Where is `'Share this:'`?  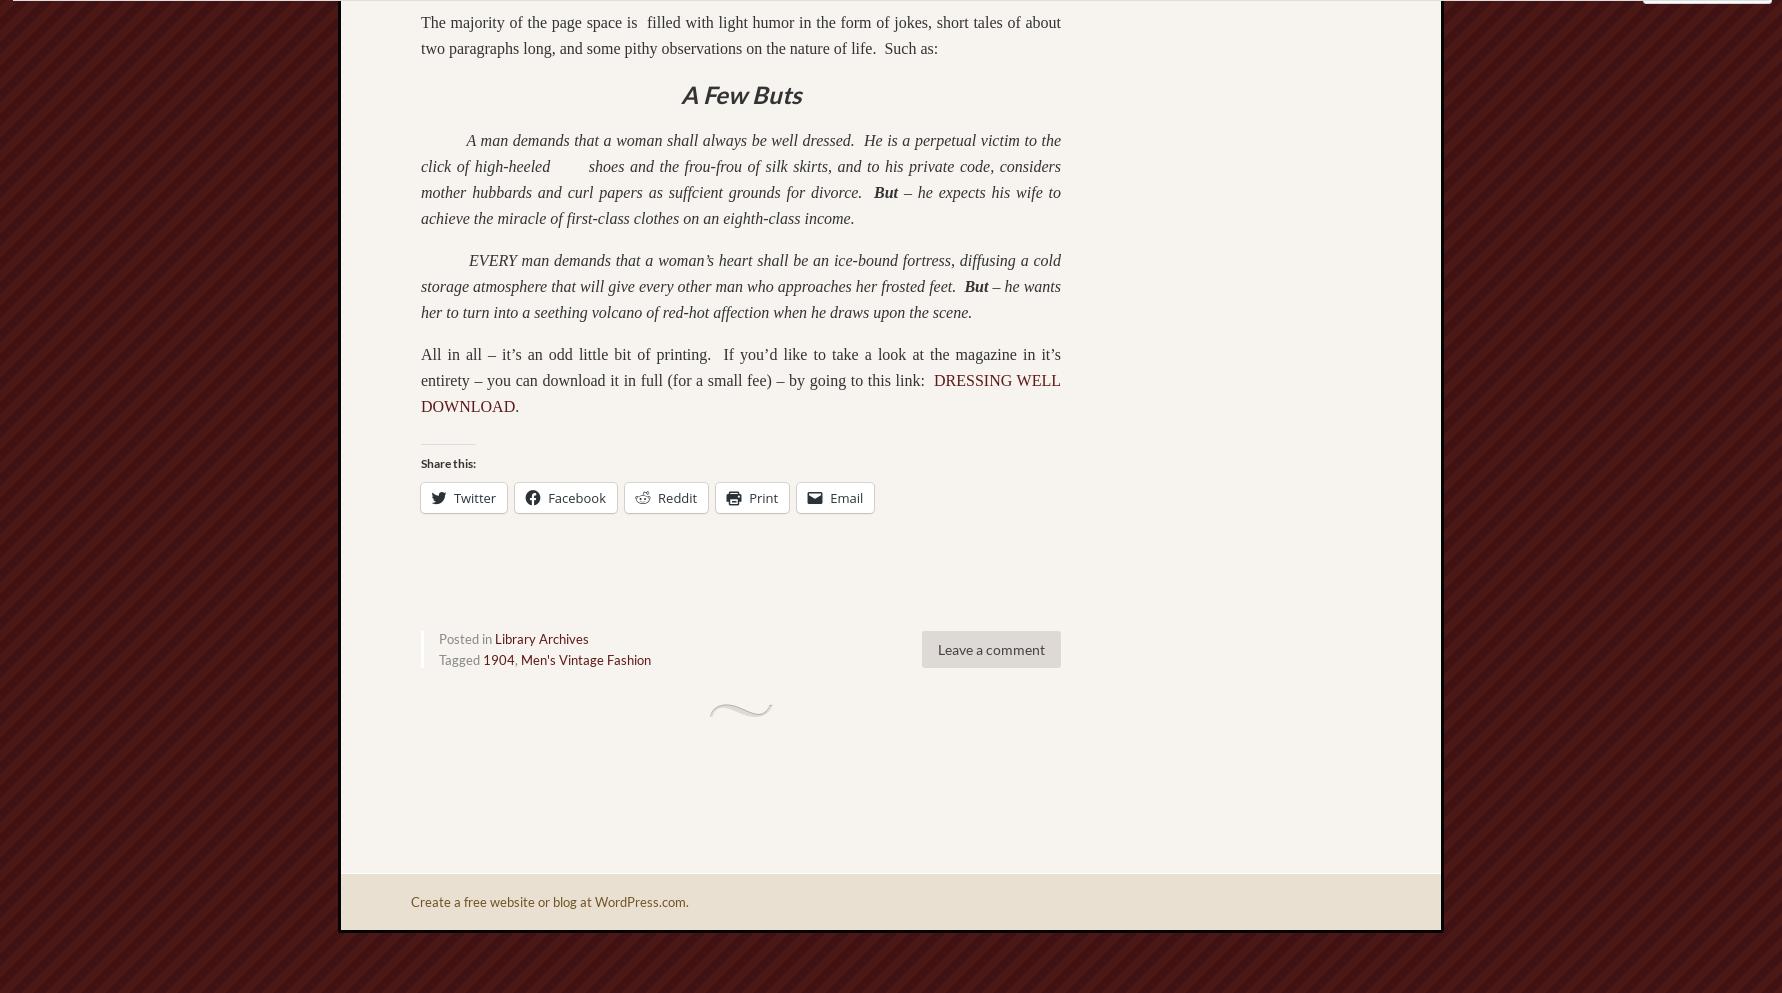
'Share this:' is located at coordinates (447, 461).